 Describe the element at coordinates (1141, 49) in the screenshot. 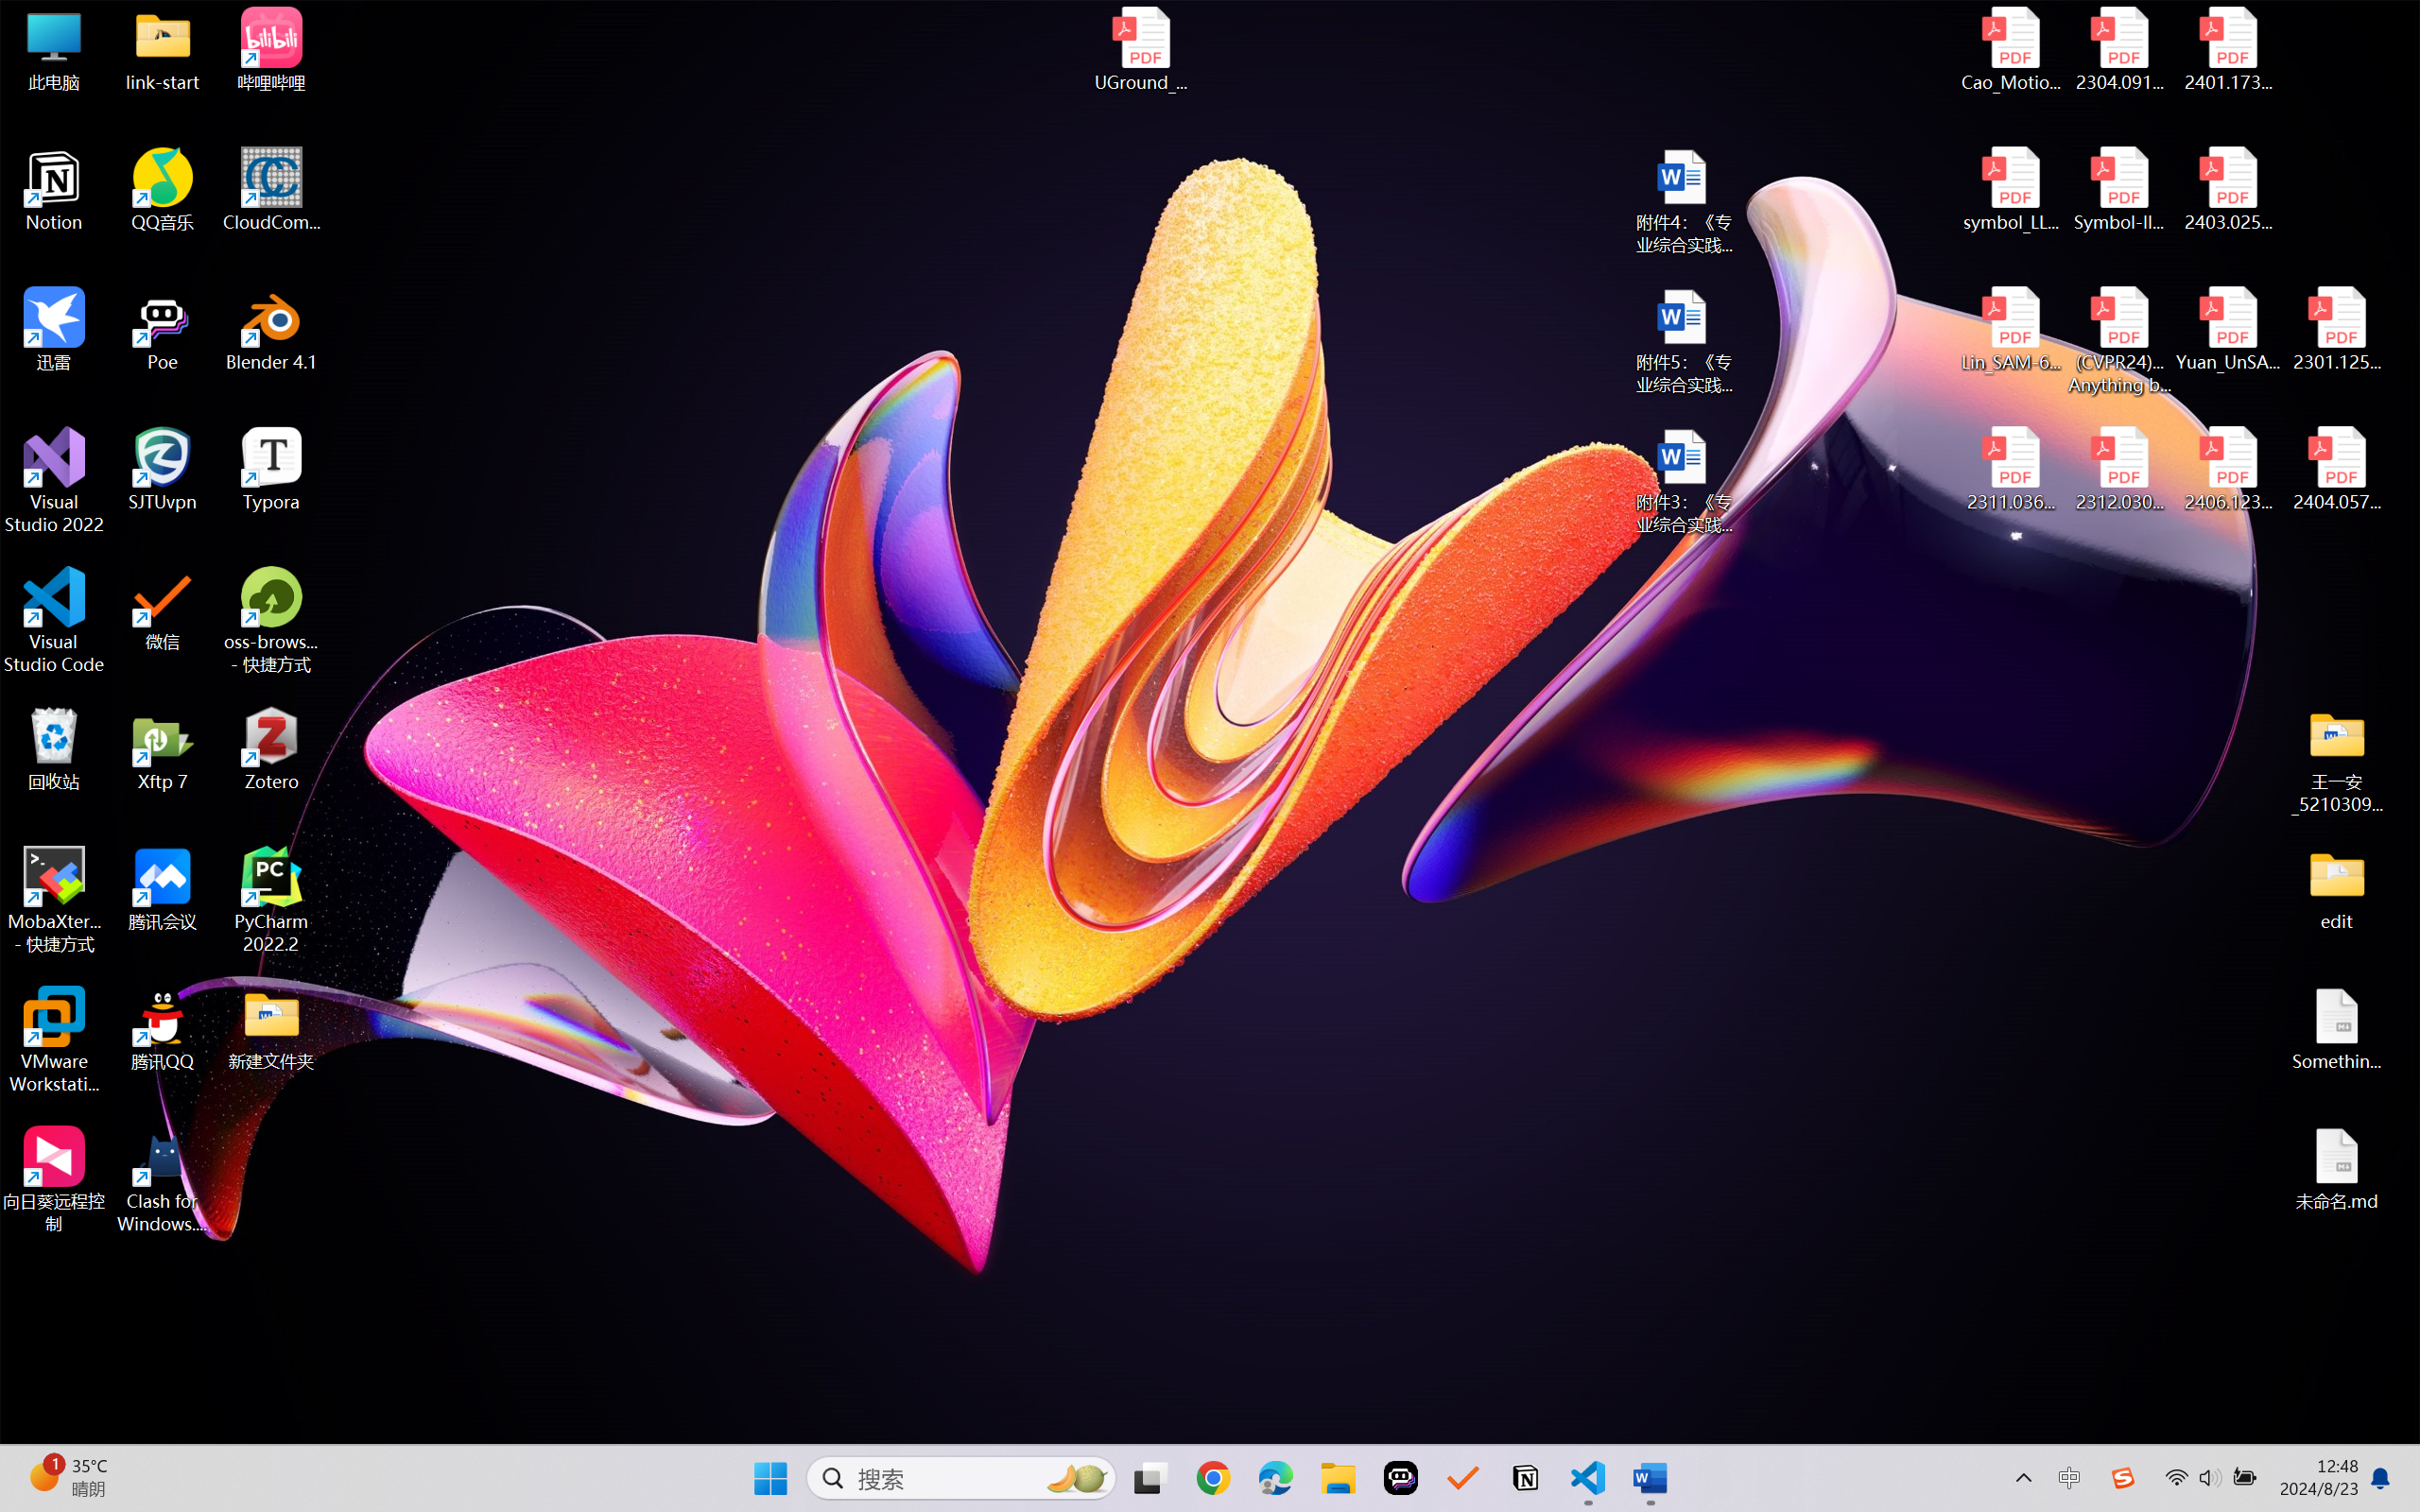

I see `'UGround_paper.pdf'` at that location.